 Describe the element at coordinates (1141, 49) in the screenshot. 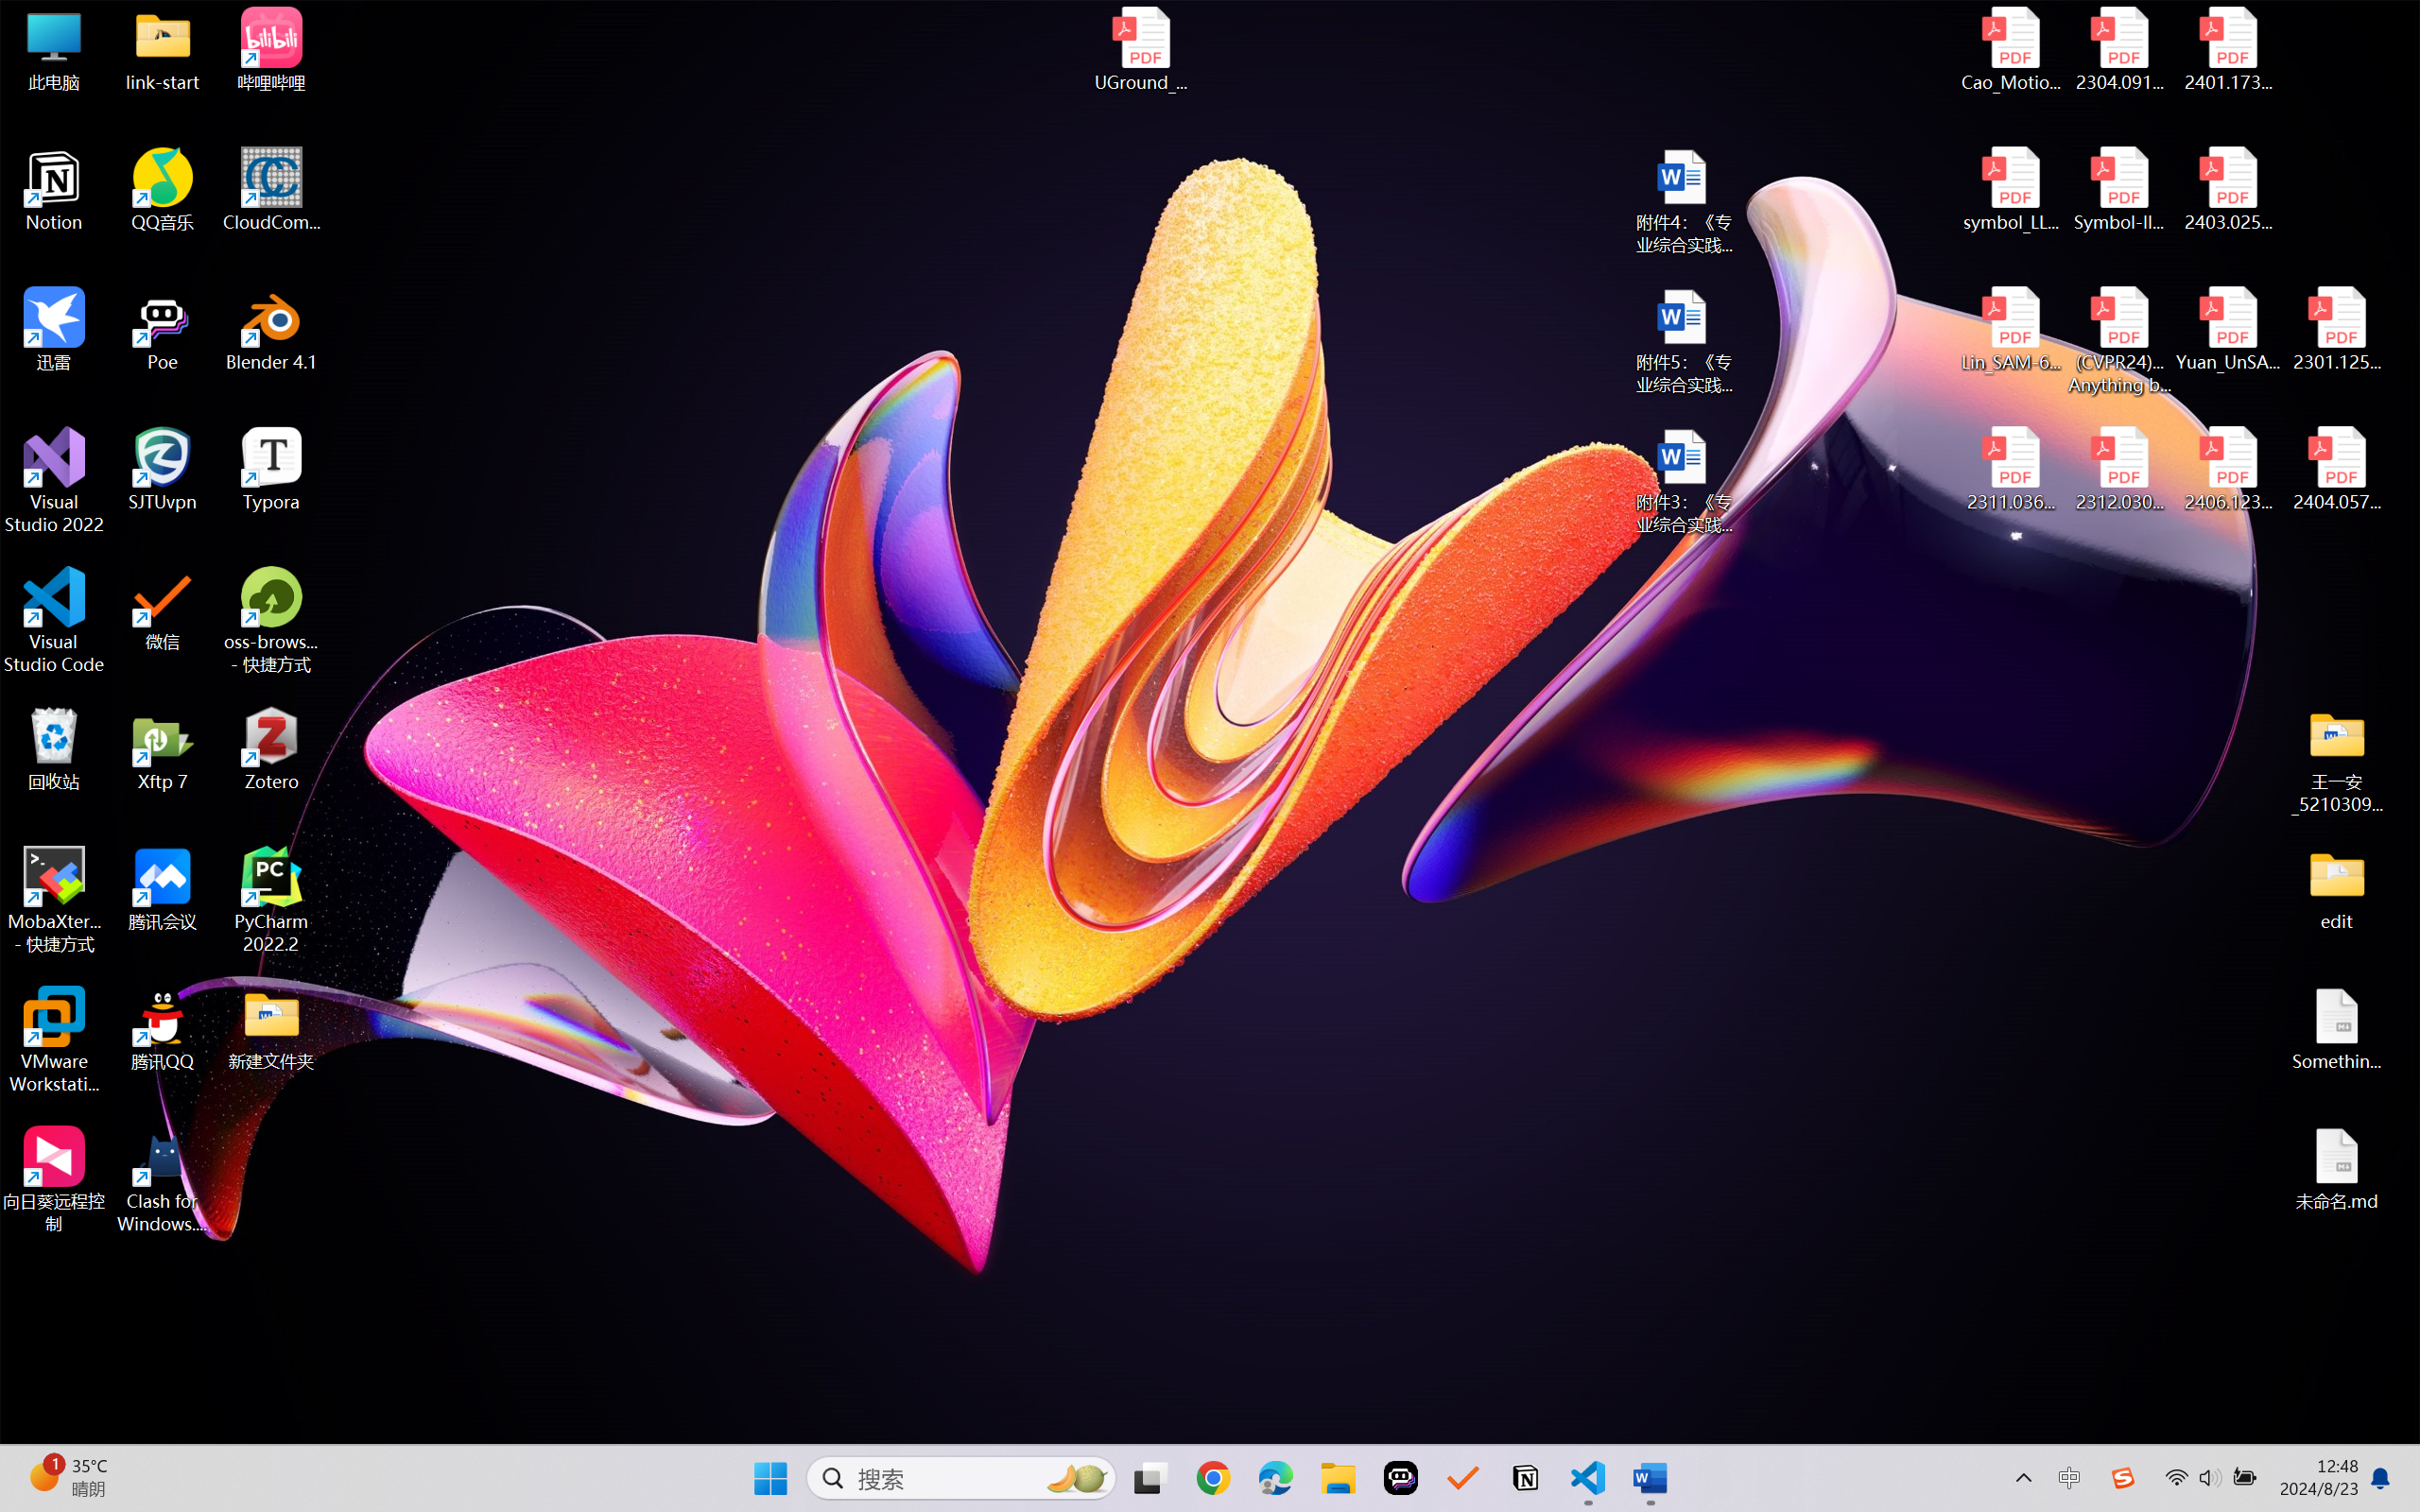

I see `'UGround_paper.pdf'` at that location.